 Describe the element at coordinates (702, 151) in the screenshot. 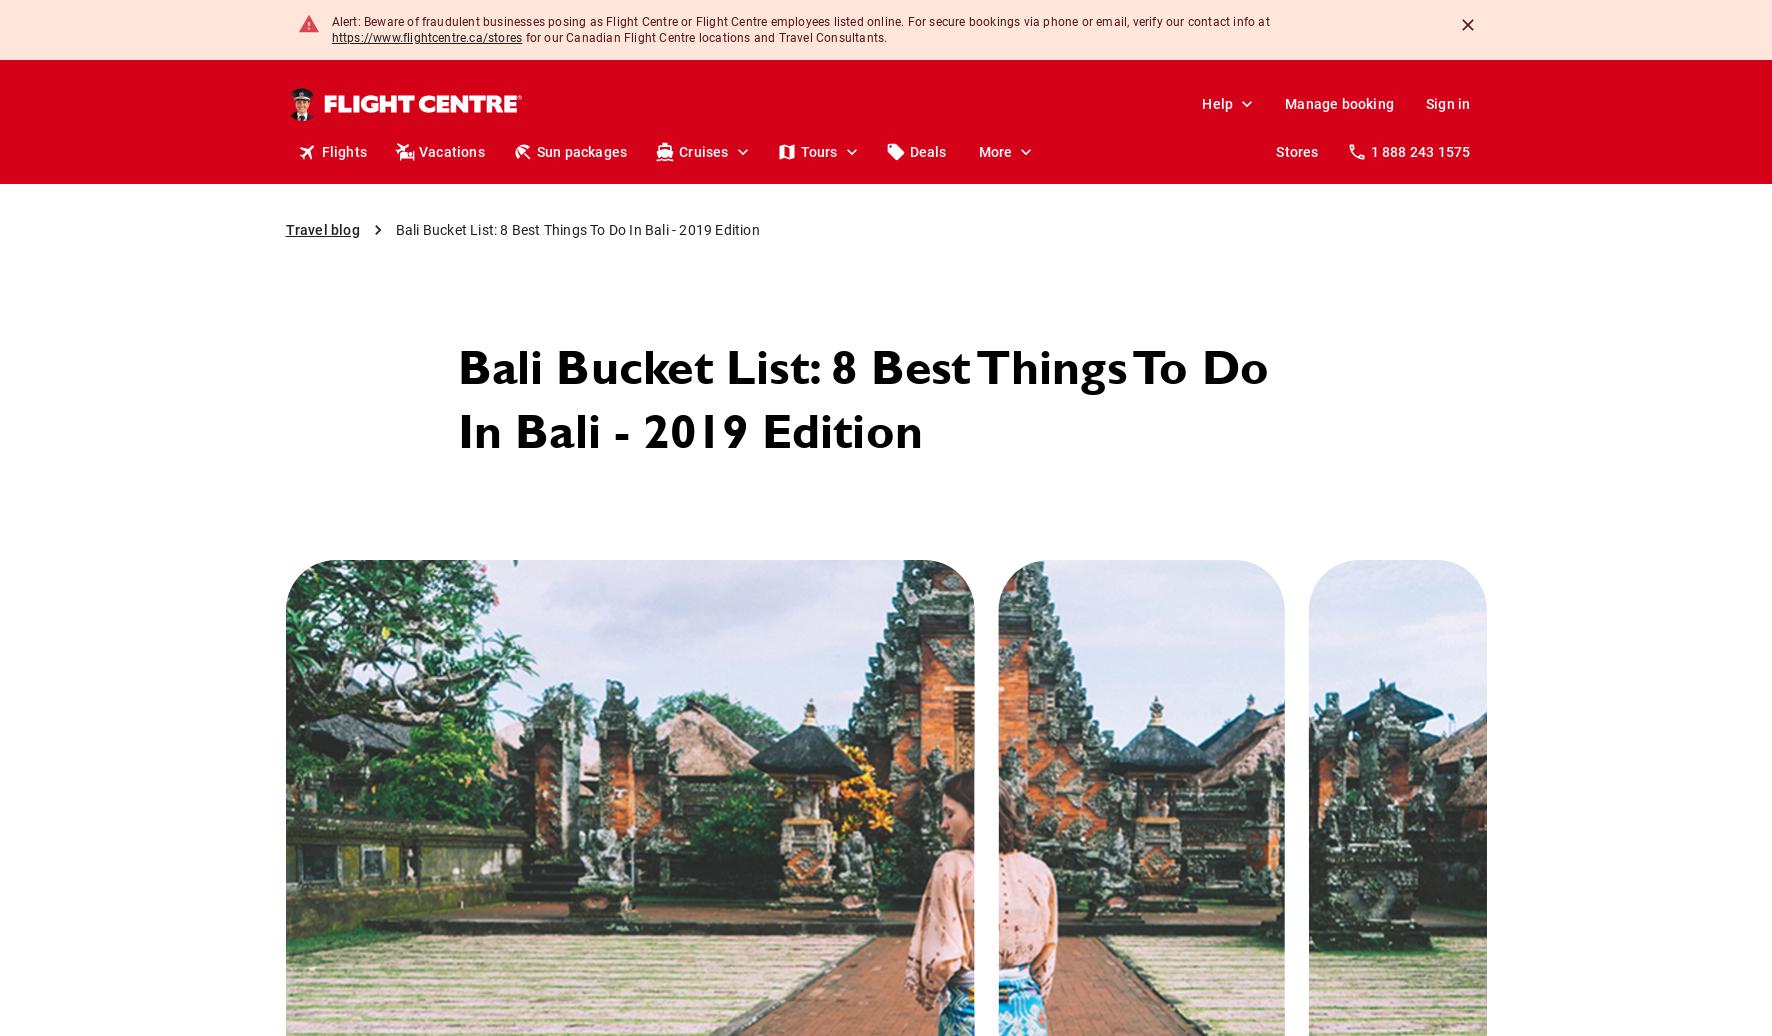

I see `'Cruises'` at that location.